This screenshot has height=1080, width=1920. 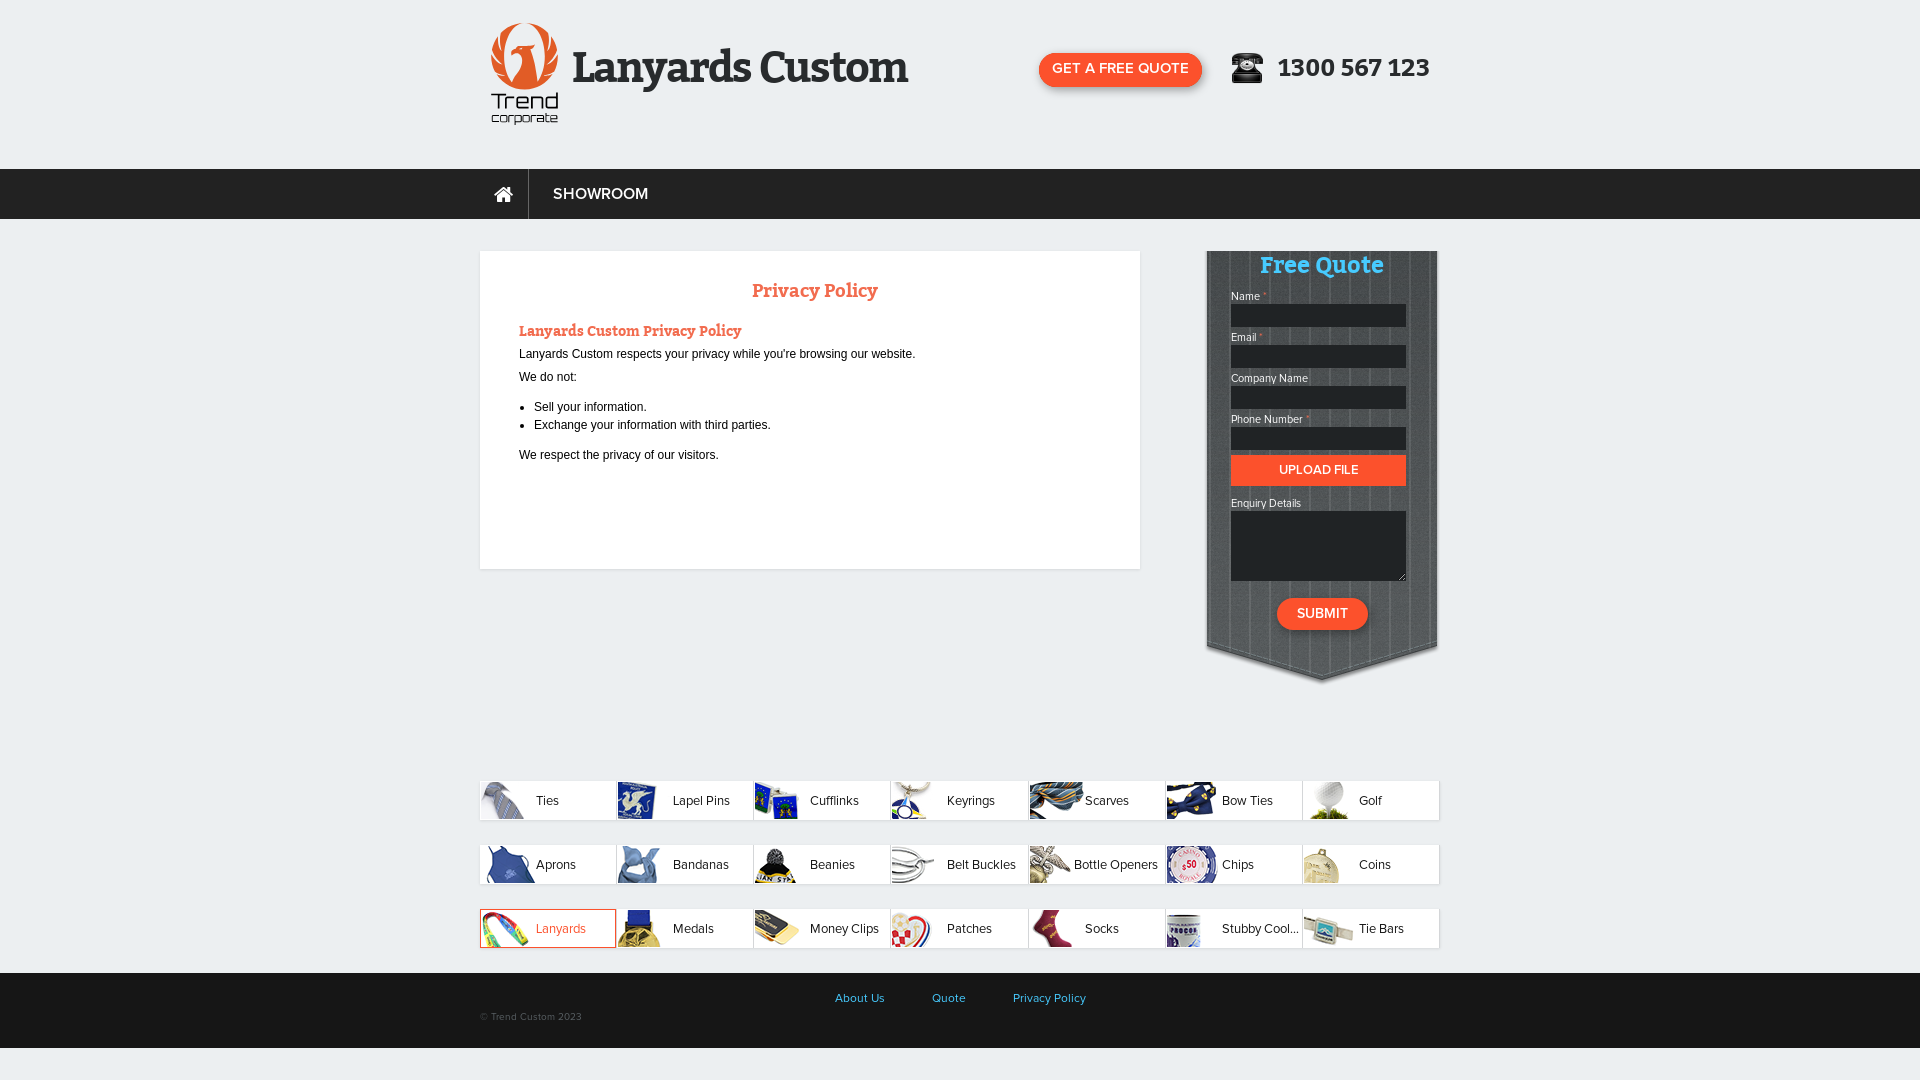 What do you see at coordinates (1318, 470) in the screenshot?
I see `'UPLOAD FILE'` at bounding box center [1318, 470].